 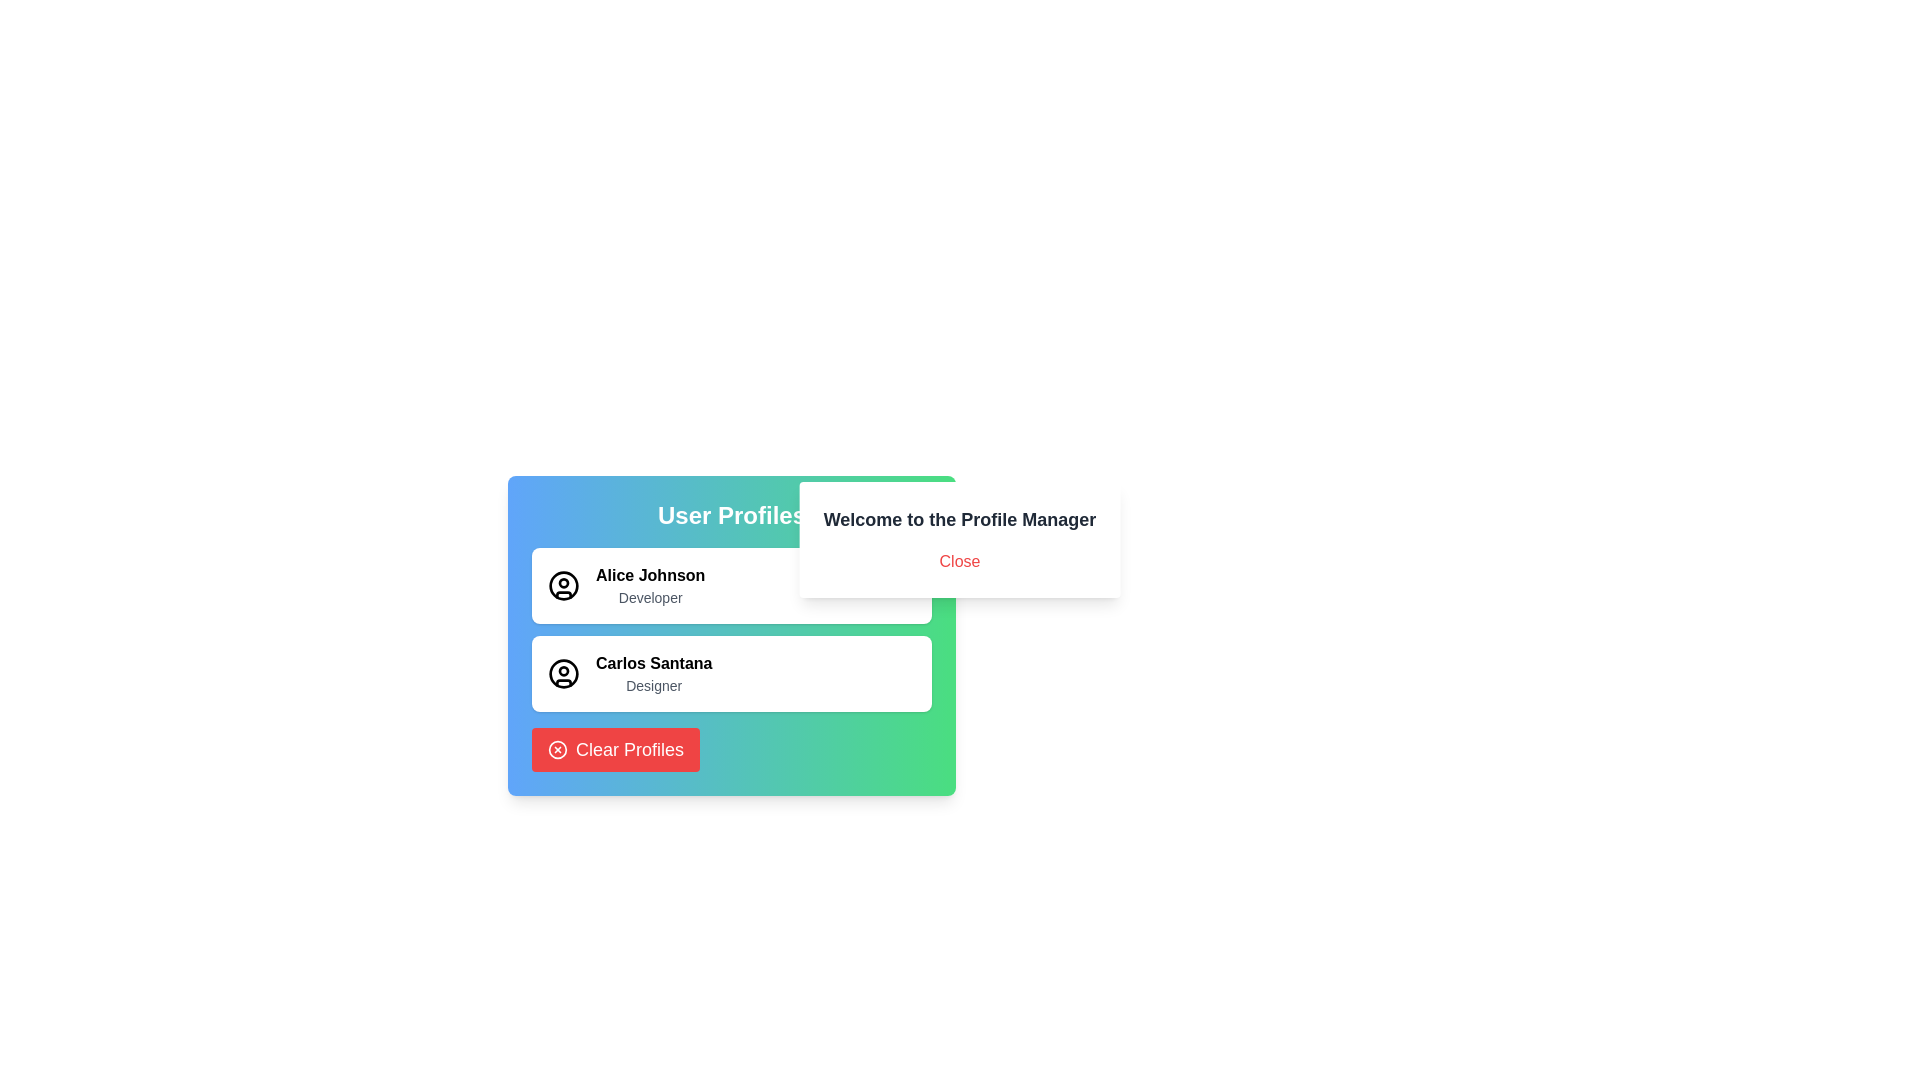 I want to click on descriptive text label located below the name 'Carlos Santana' in the second profile card, so click(x=654, y=685).